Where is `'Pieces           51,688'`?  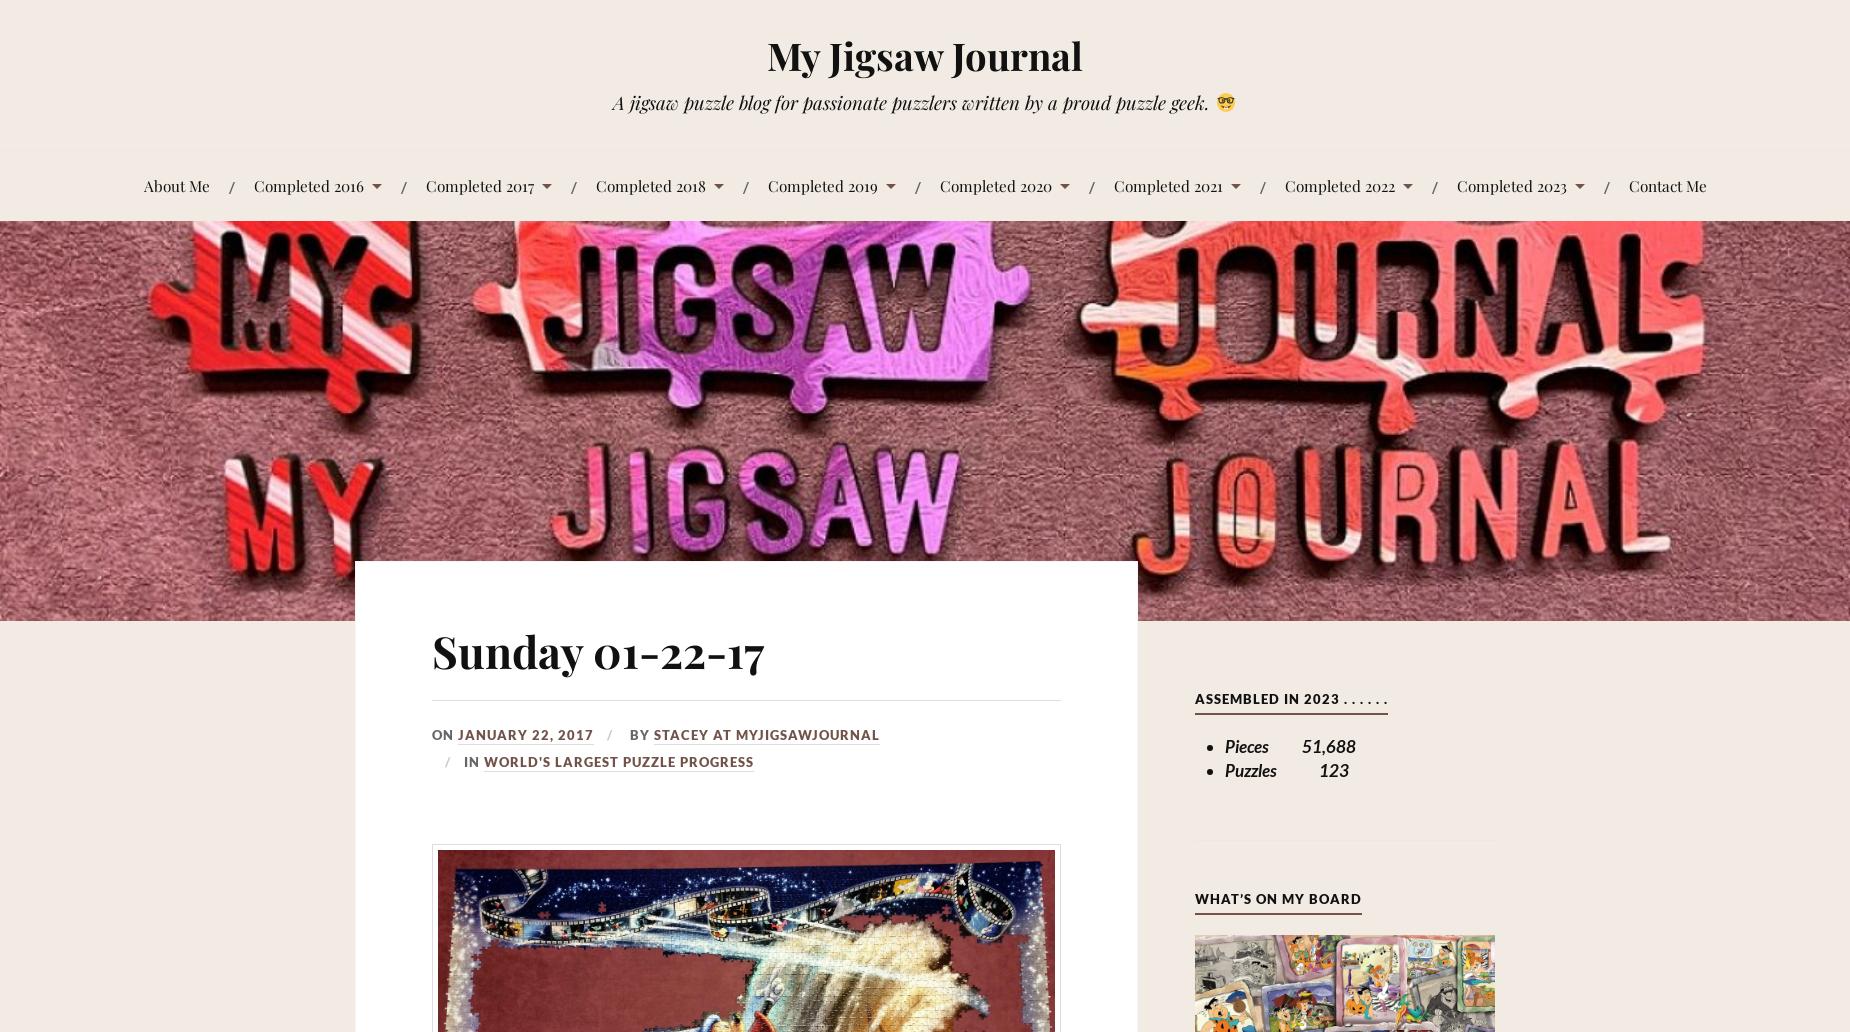
'Pieces           51,688' is located at coordinates (1288, 745).